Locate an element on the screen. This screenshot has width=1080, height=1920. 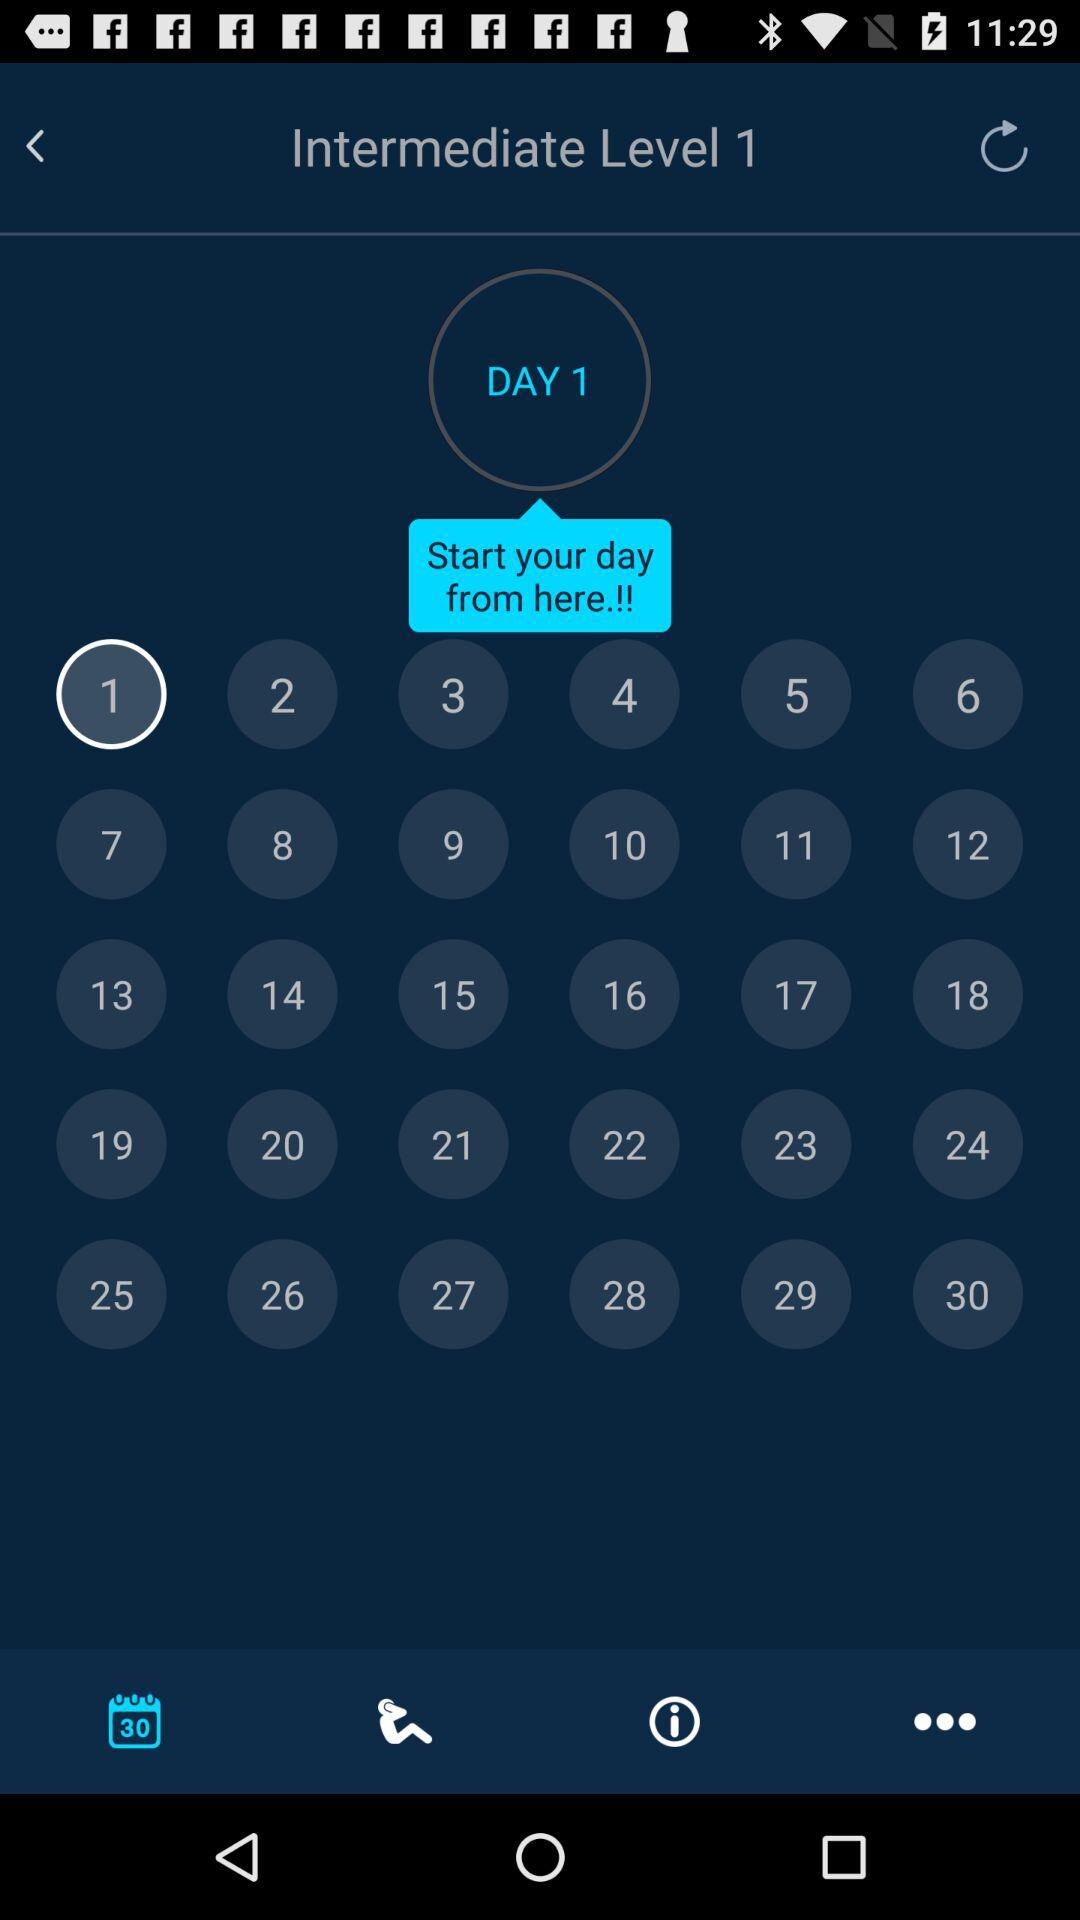
day 2 is located at coordinates (282, 694).